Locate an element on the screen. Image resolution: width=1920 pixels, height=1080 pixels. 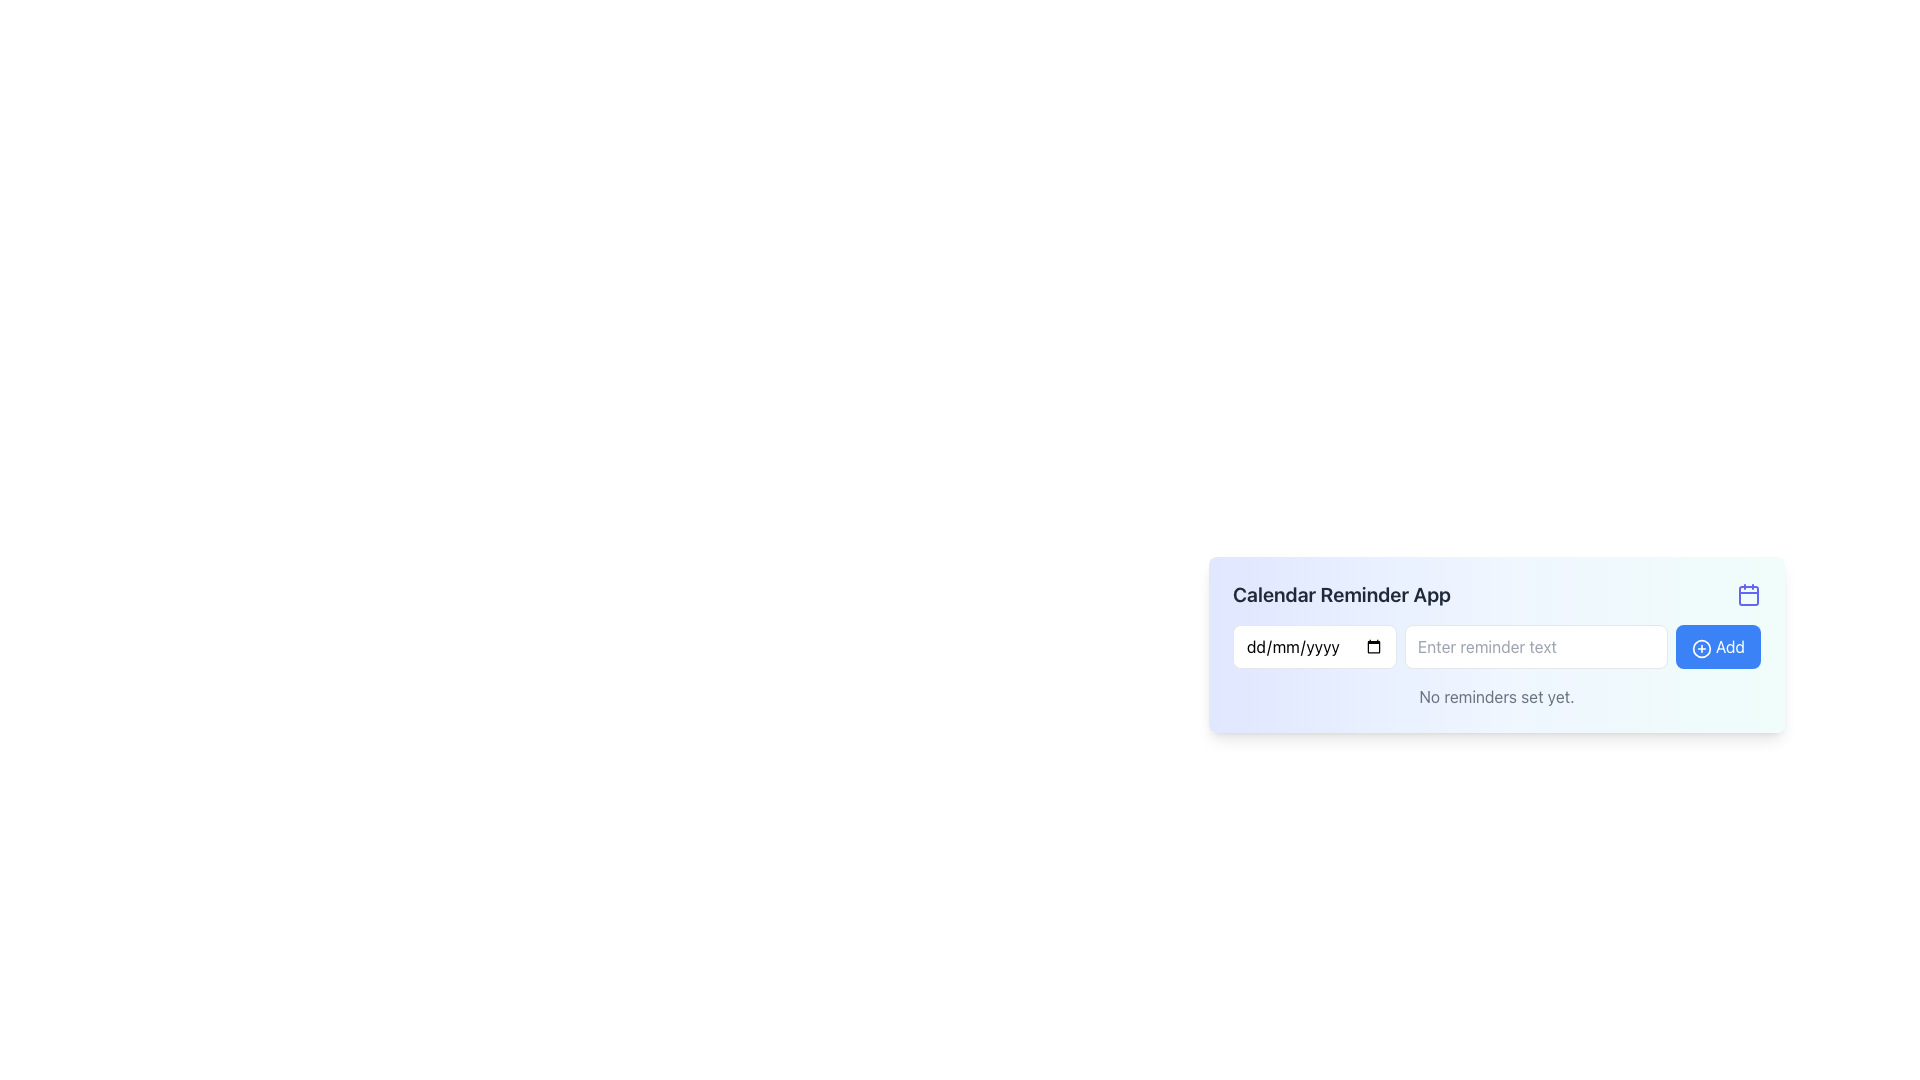
the circular blue icon with a plus sign inside it, located to the left of the 'Add' text within the blue button, to initiate an 'add' action is located at coordinates (1700, 648).